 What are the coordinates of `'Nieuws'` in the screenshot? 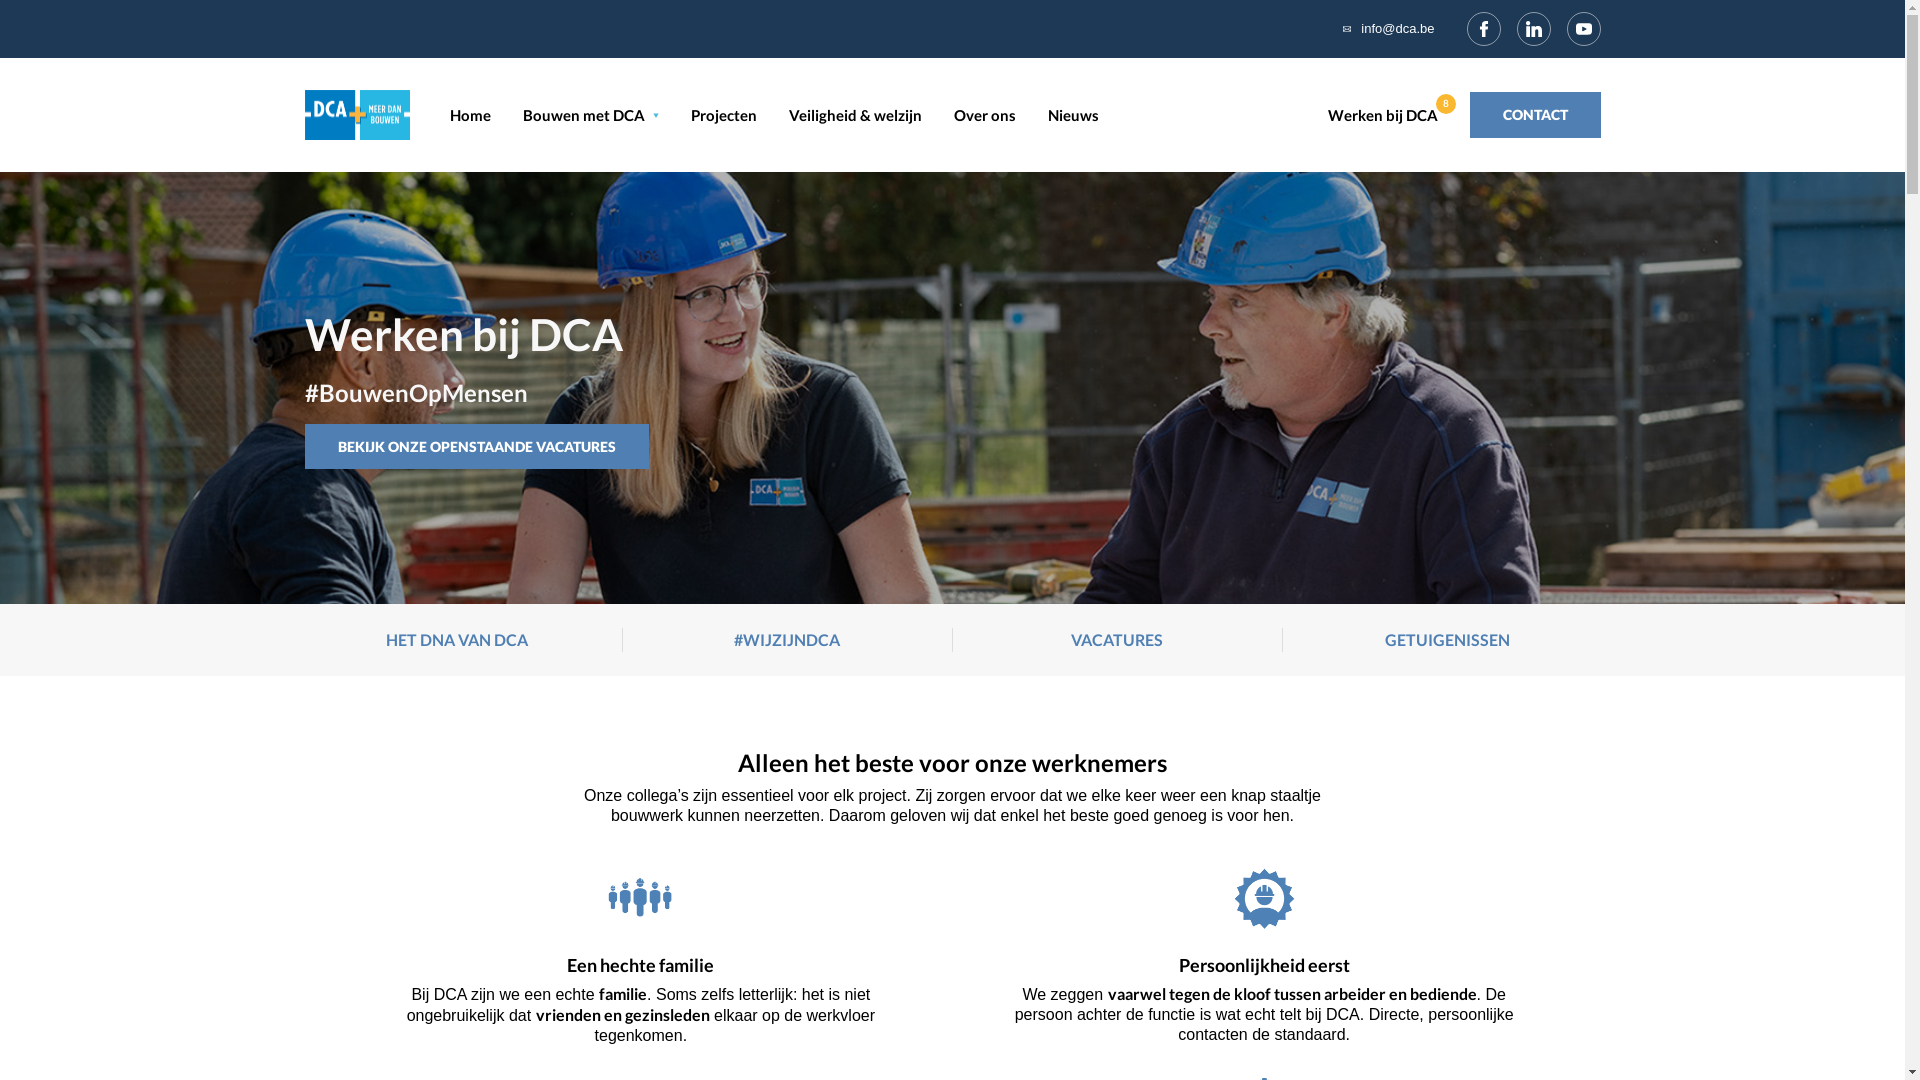 It's located at (1072, 115).